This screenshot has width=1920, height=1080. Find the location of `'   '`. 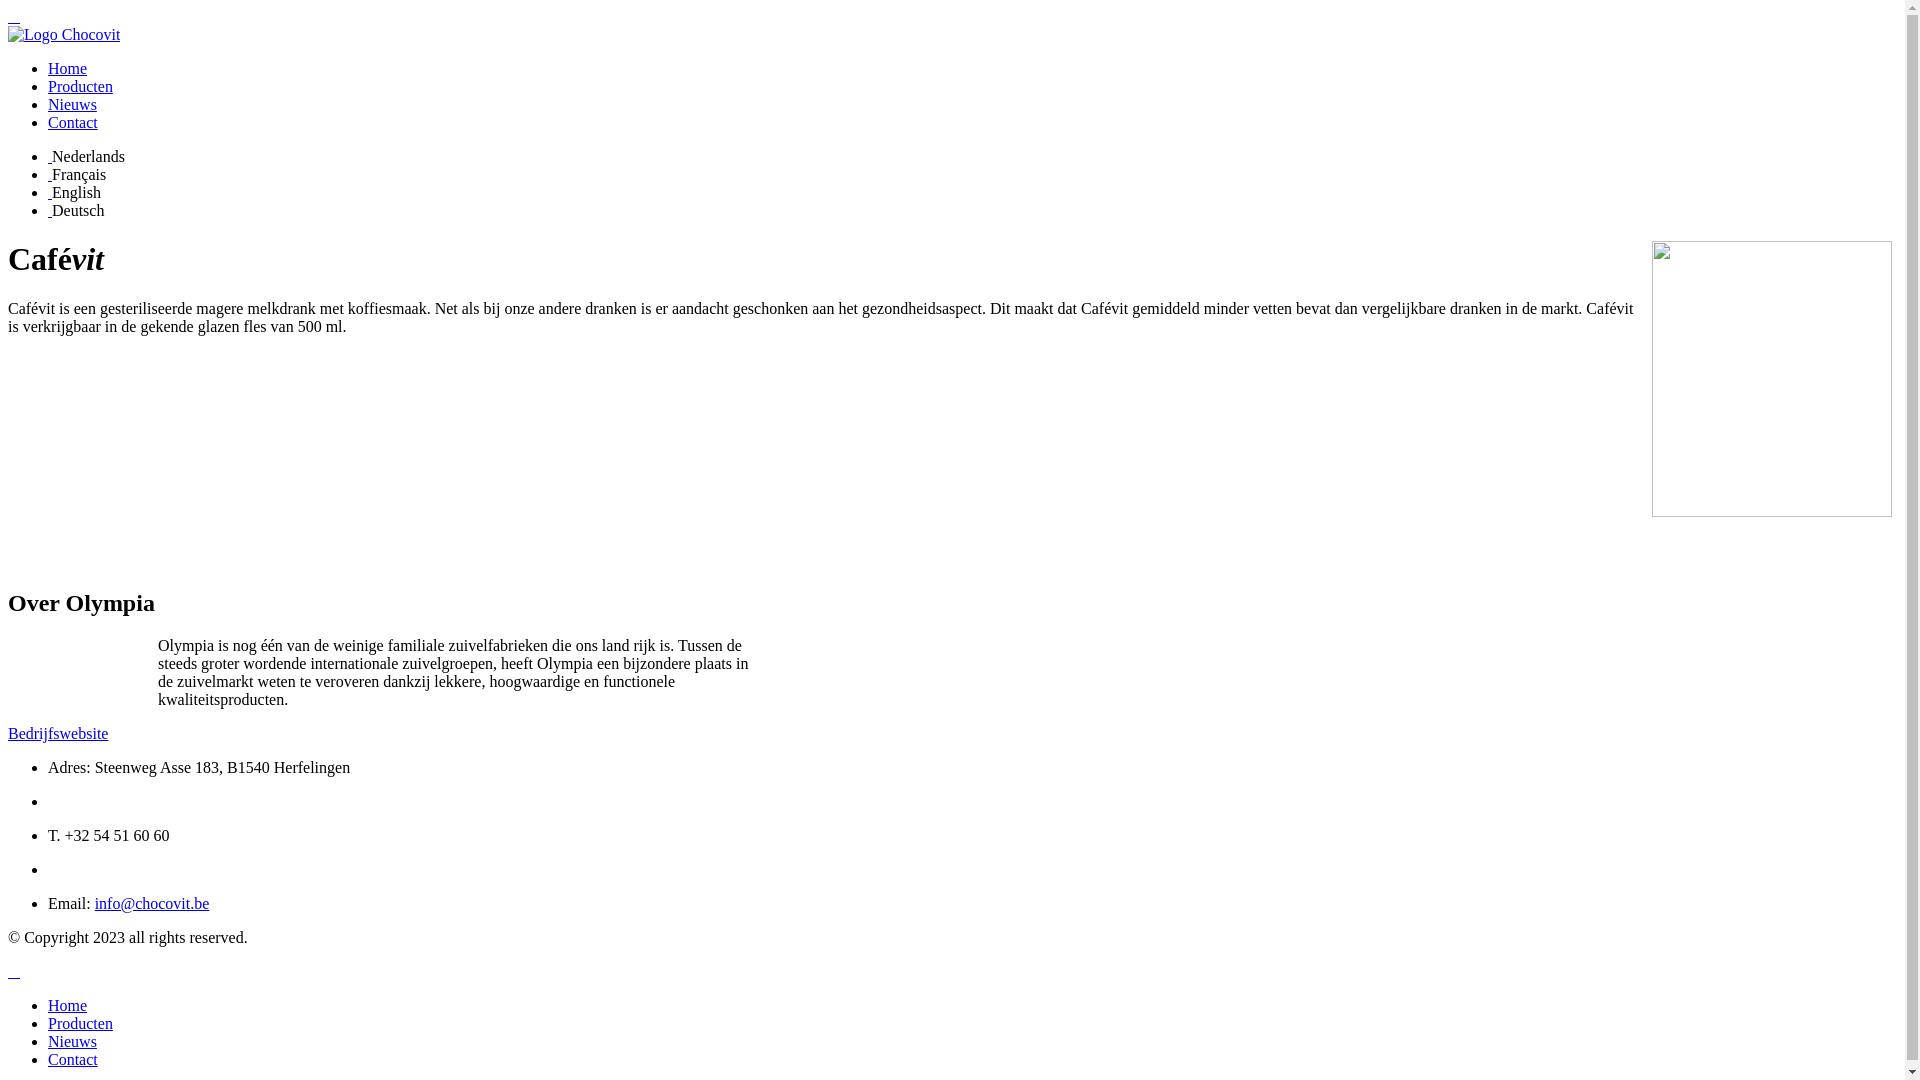

'   ' is located at coordinates (14, 16).